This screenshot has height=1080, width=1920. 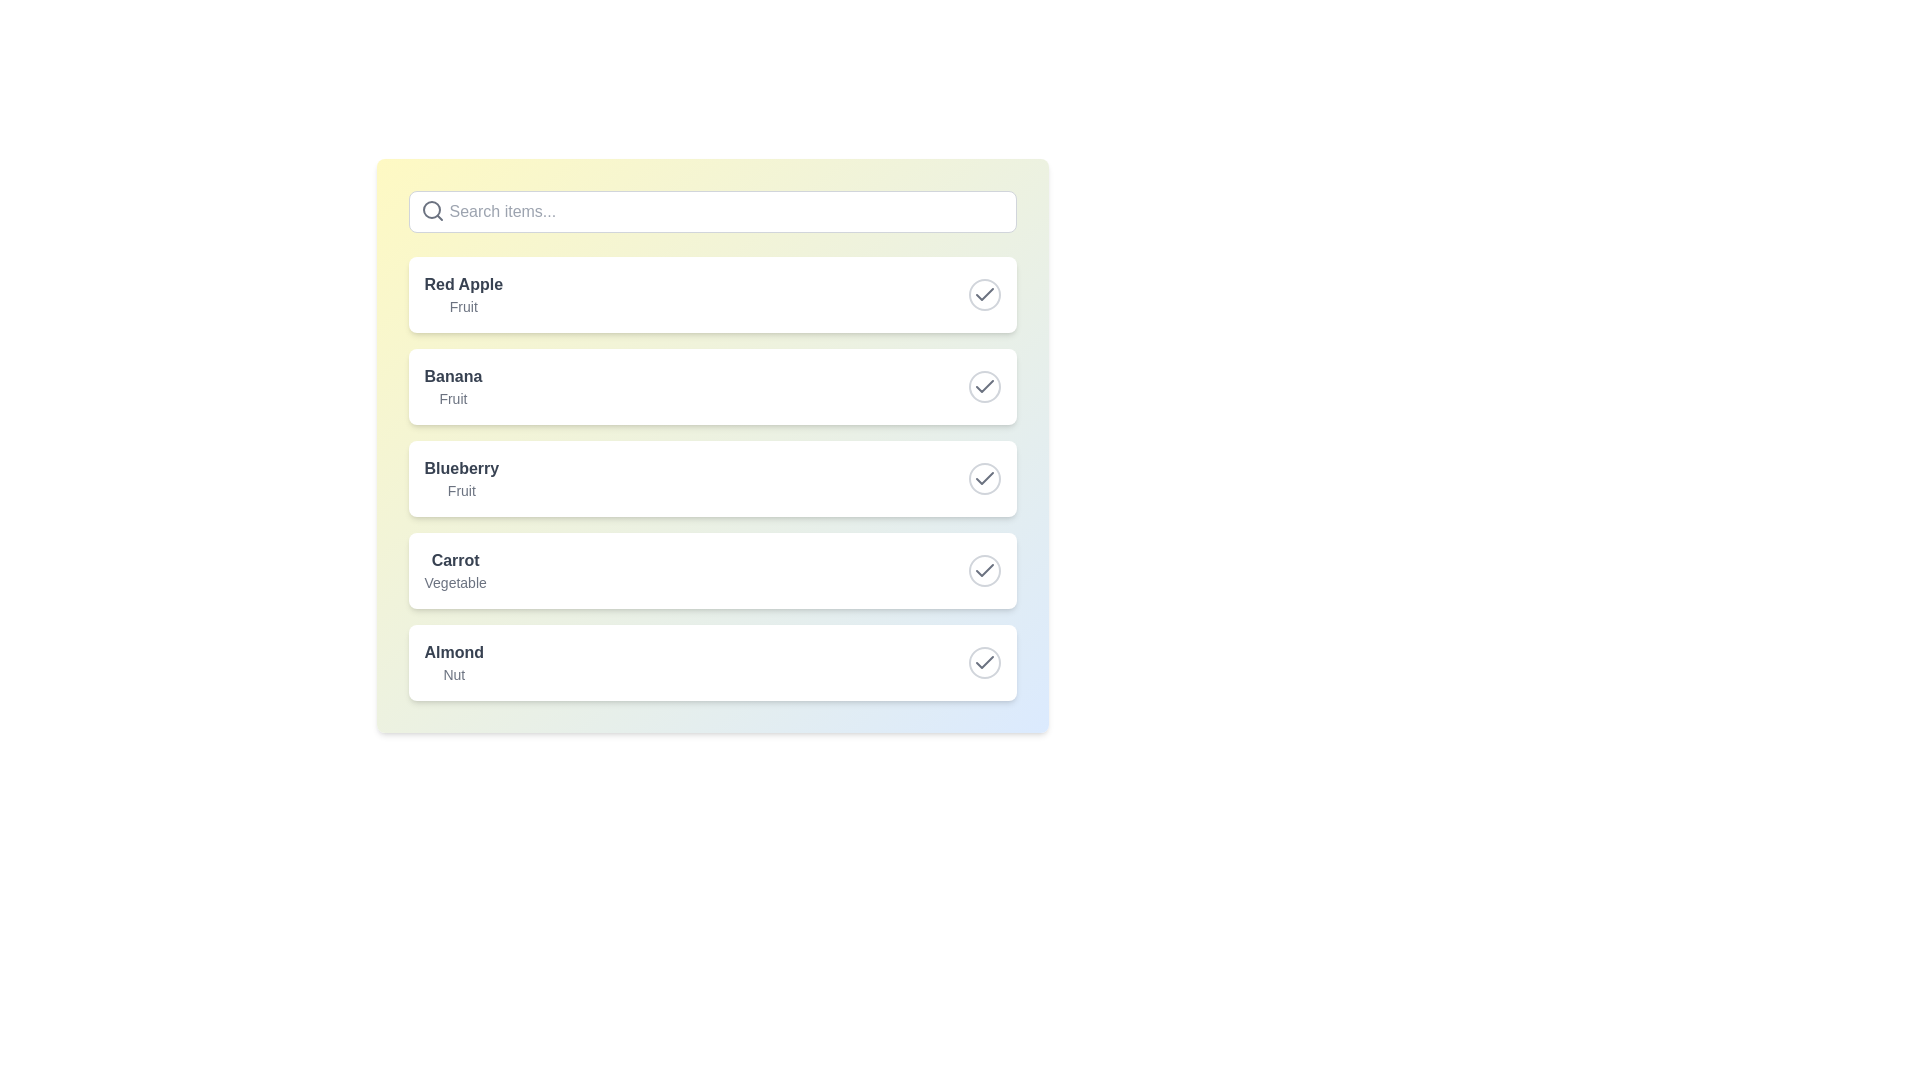 What do you see at coordinates (431, 211) in the screenshot?
I see `the search icon, which is a magnifying glass outline positioned to the left of the text input field labeled 'Search items...'` at bounding box center [431, 211].